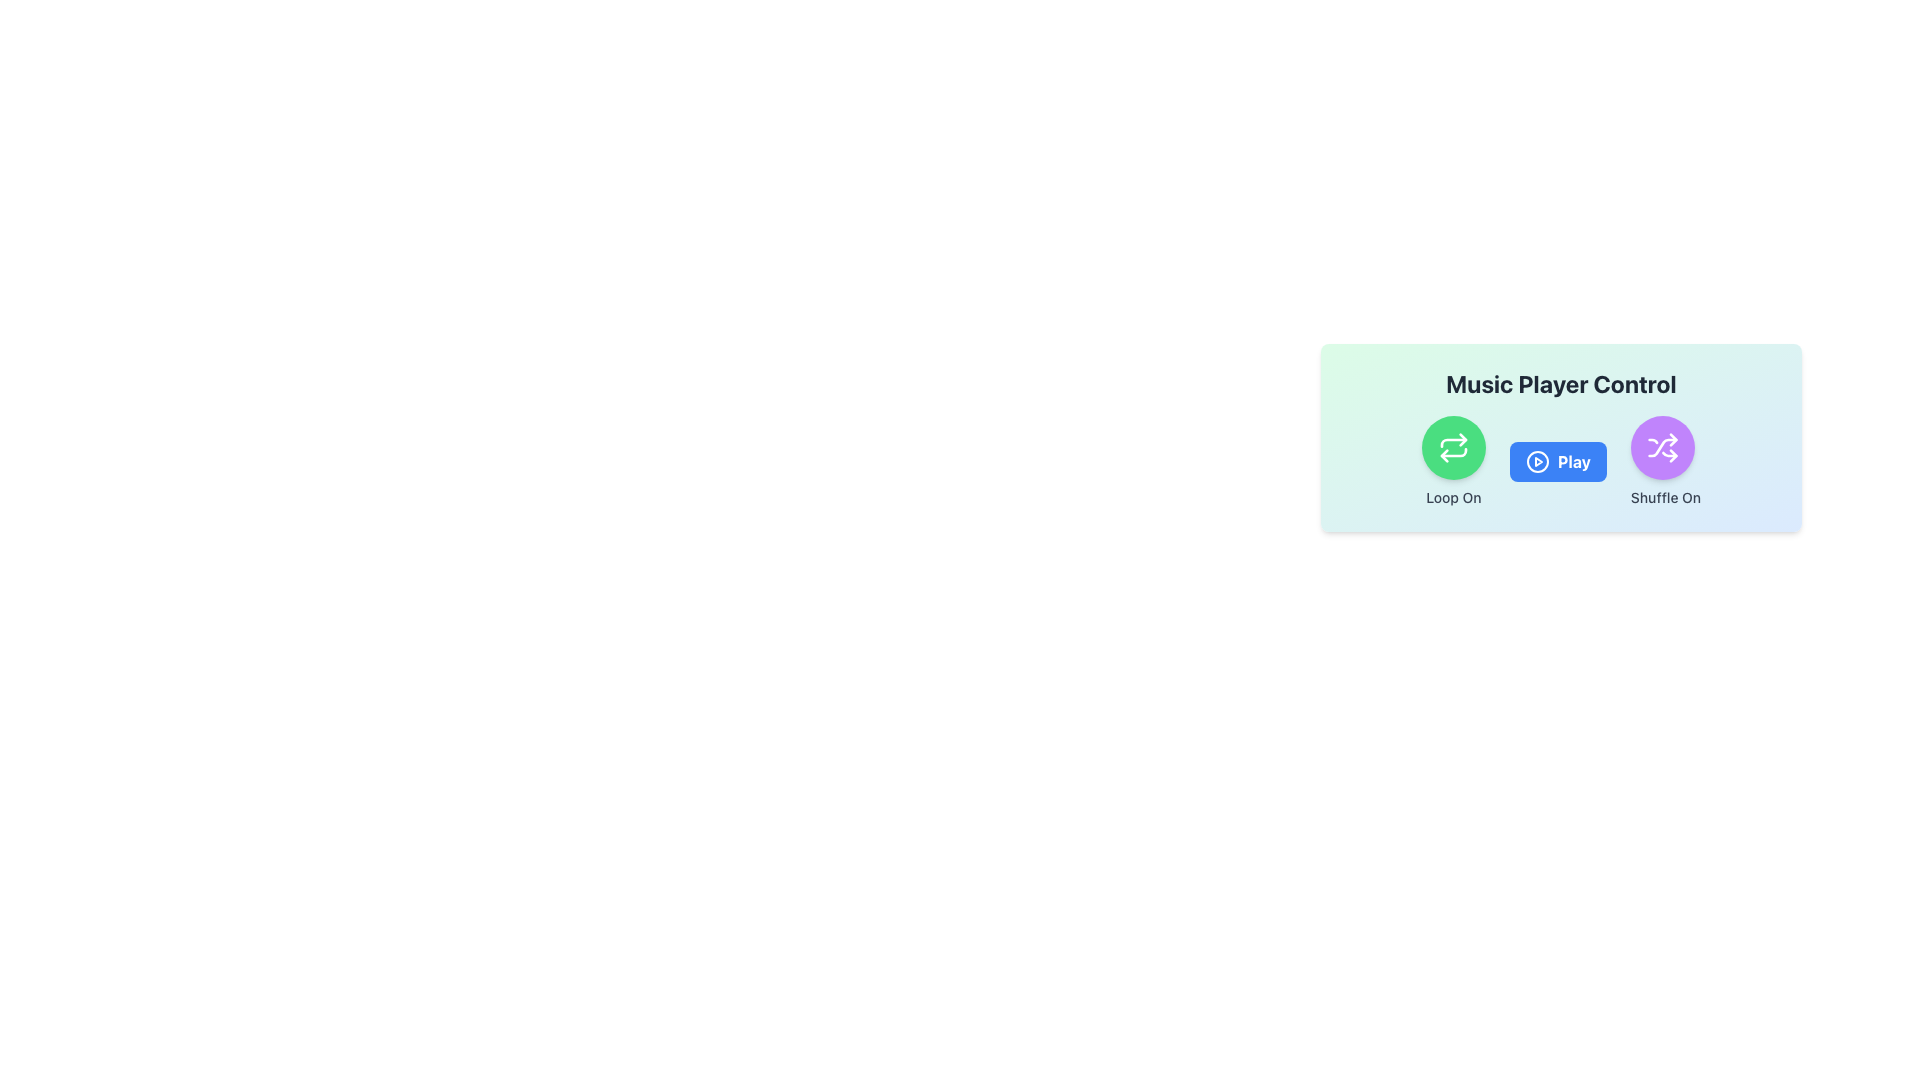 The width and height of the screenshot is (1920, 1080). What do you see at coordinates (1560, 462) in the screenshot?
I see `the 'Play' button with a blue background containing a play symbol` at bounding box center [1560, 462].